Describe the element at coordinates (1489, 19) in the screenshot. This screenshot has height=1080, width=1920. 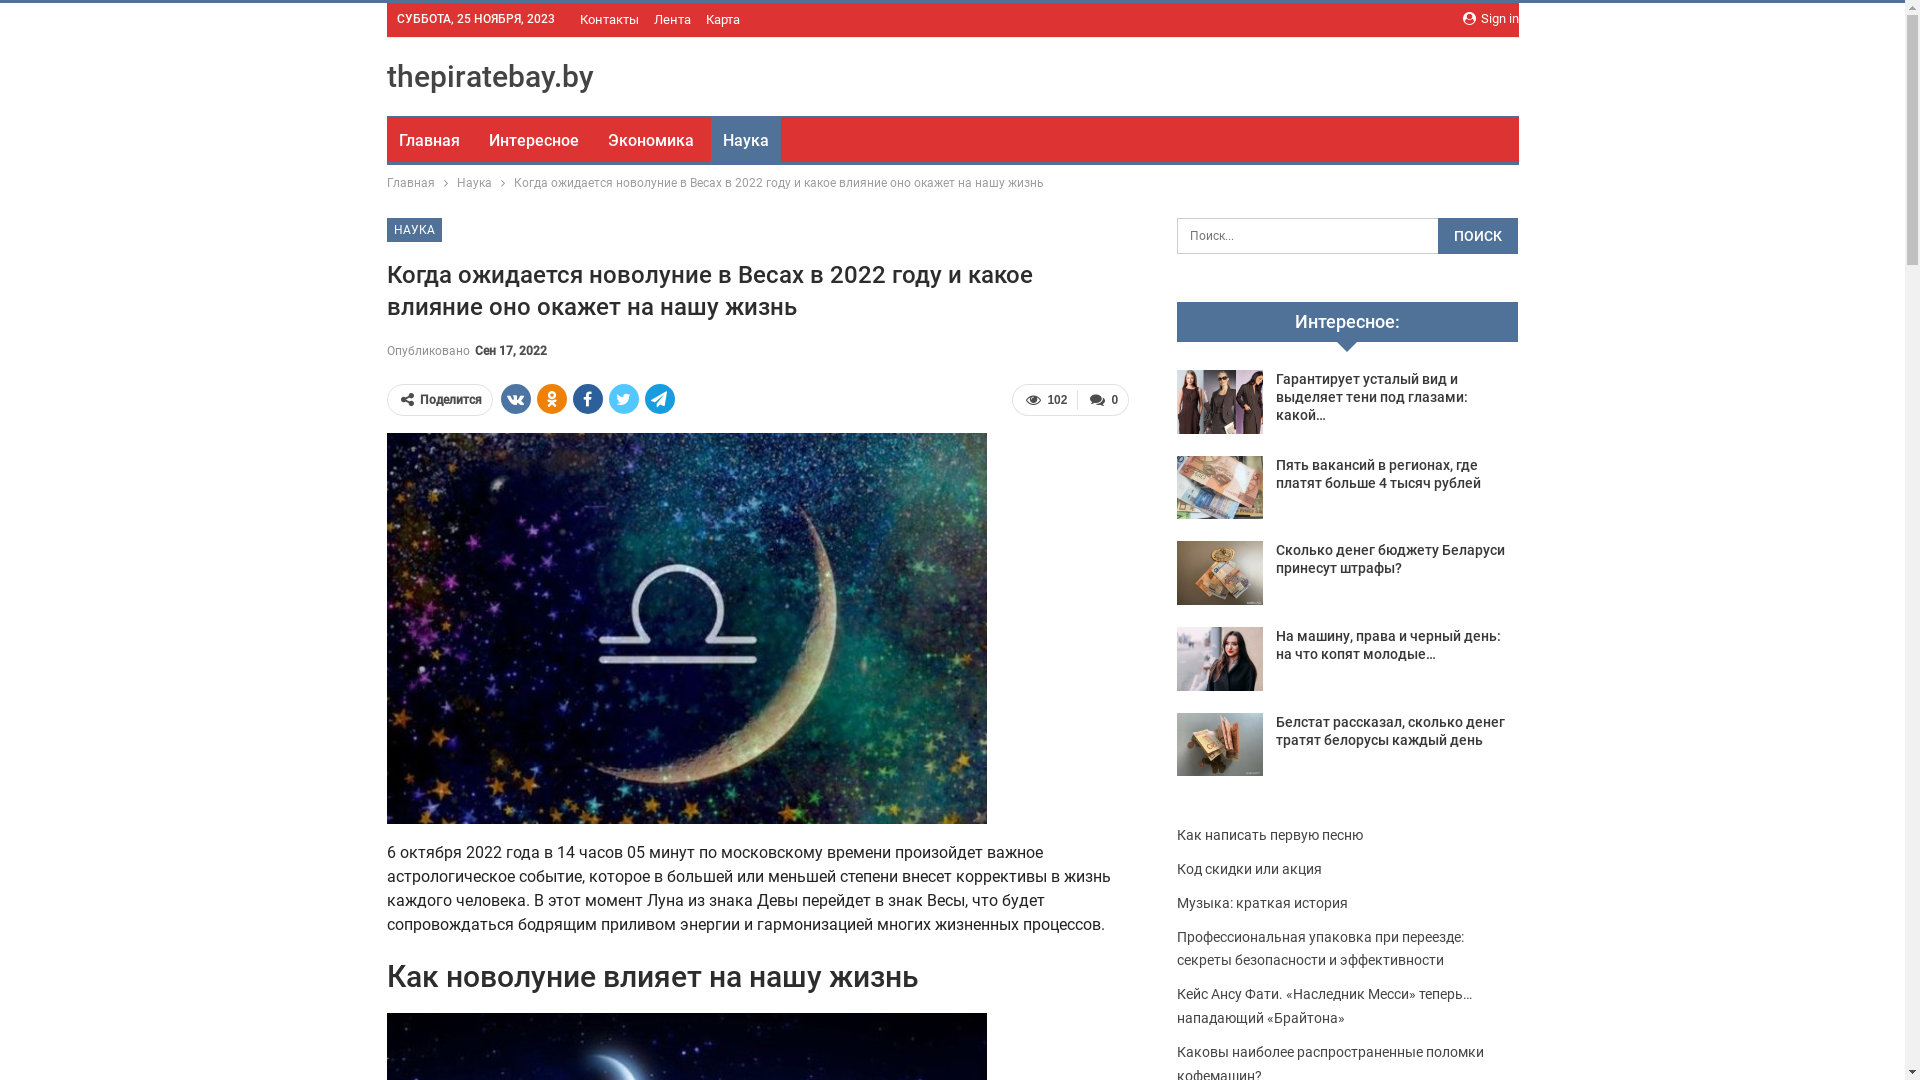
I see `'Sign in'` at that location.